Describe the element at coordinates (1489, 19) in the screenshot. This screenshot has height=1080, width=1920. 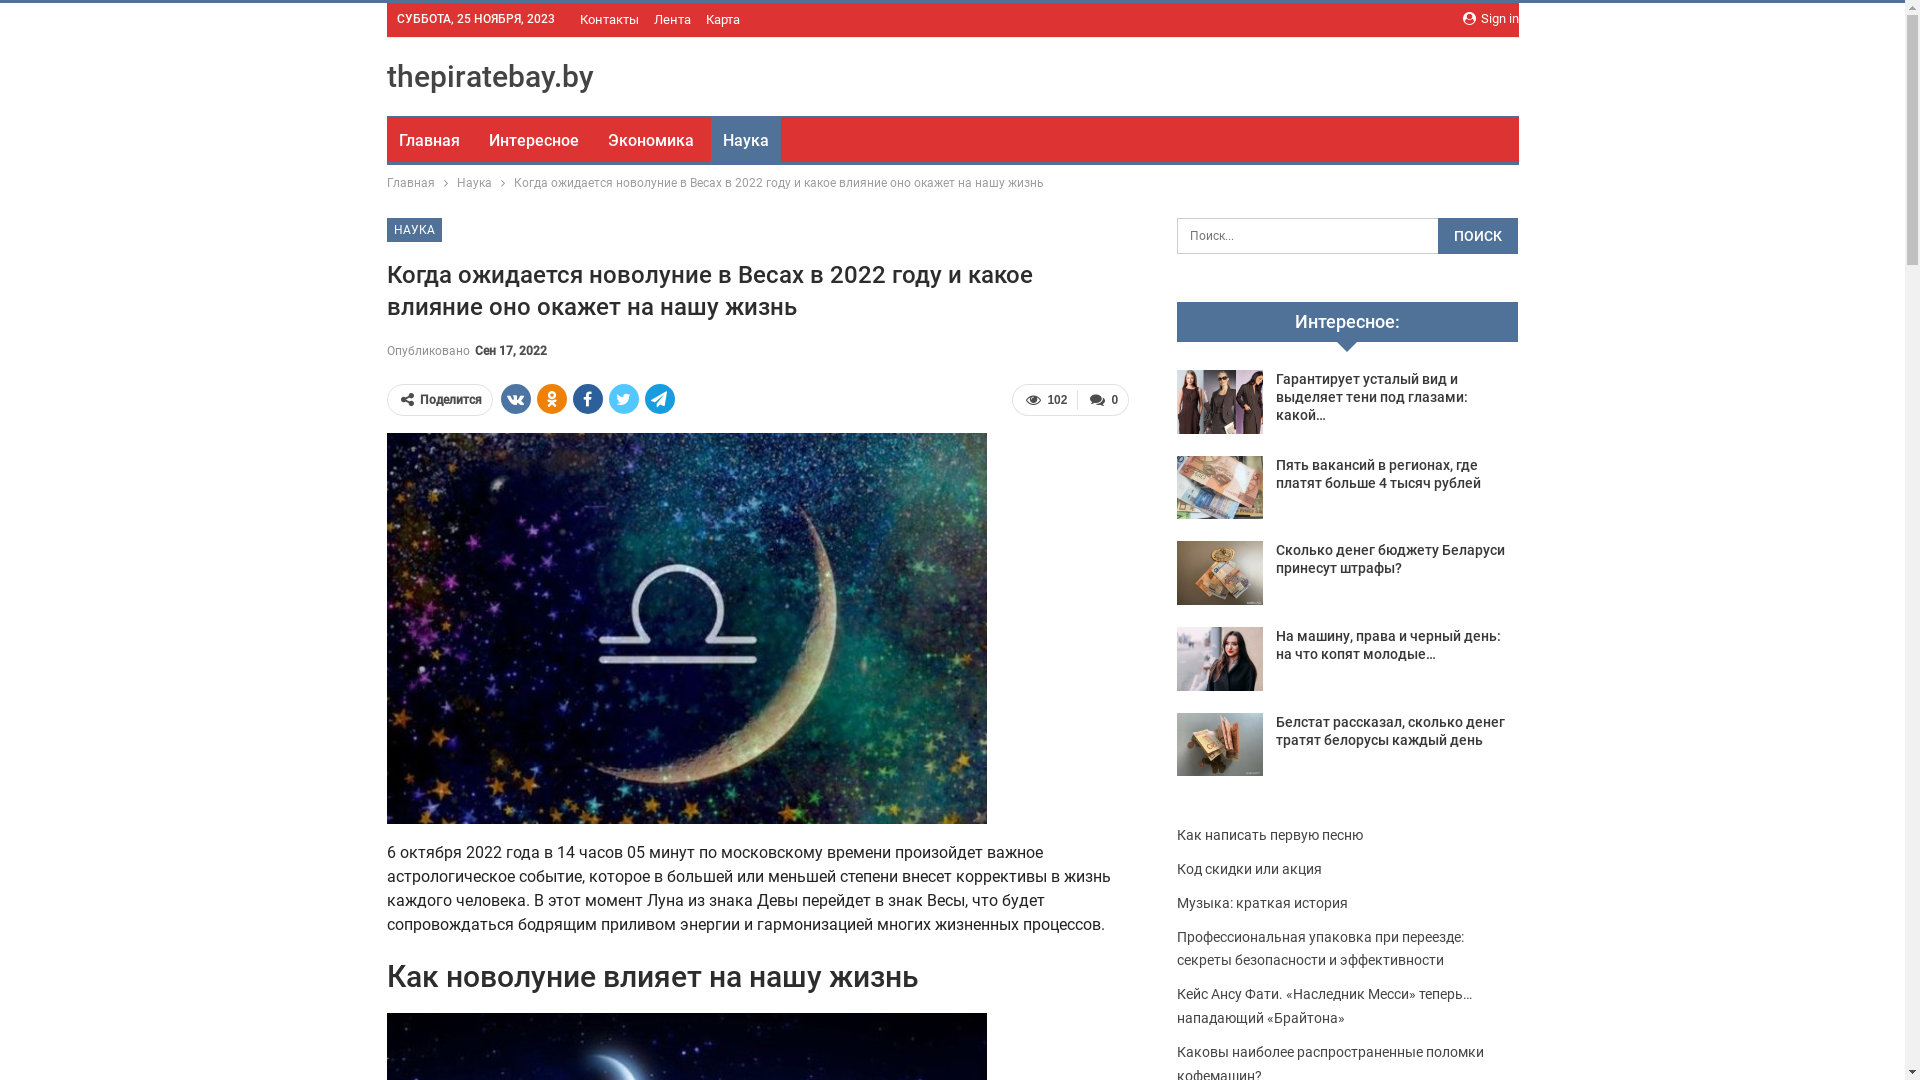
I see `'Sign in'` at that location.